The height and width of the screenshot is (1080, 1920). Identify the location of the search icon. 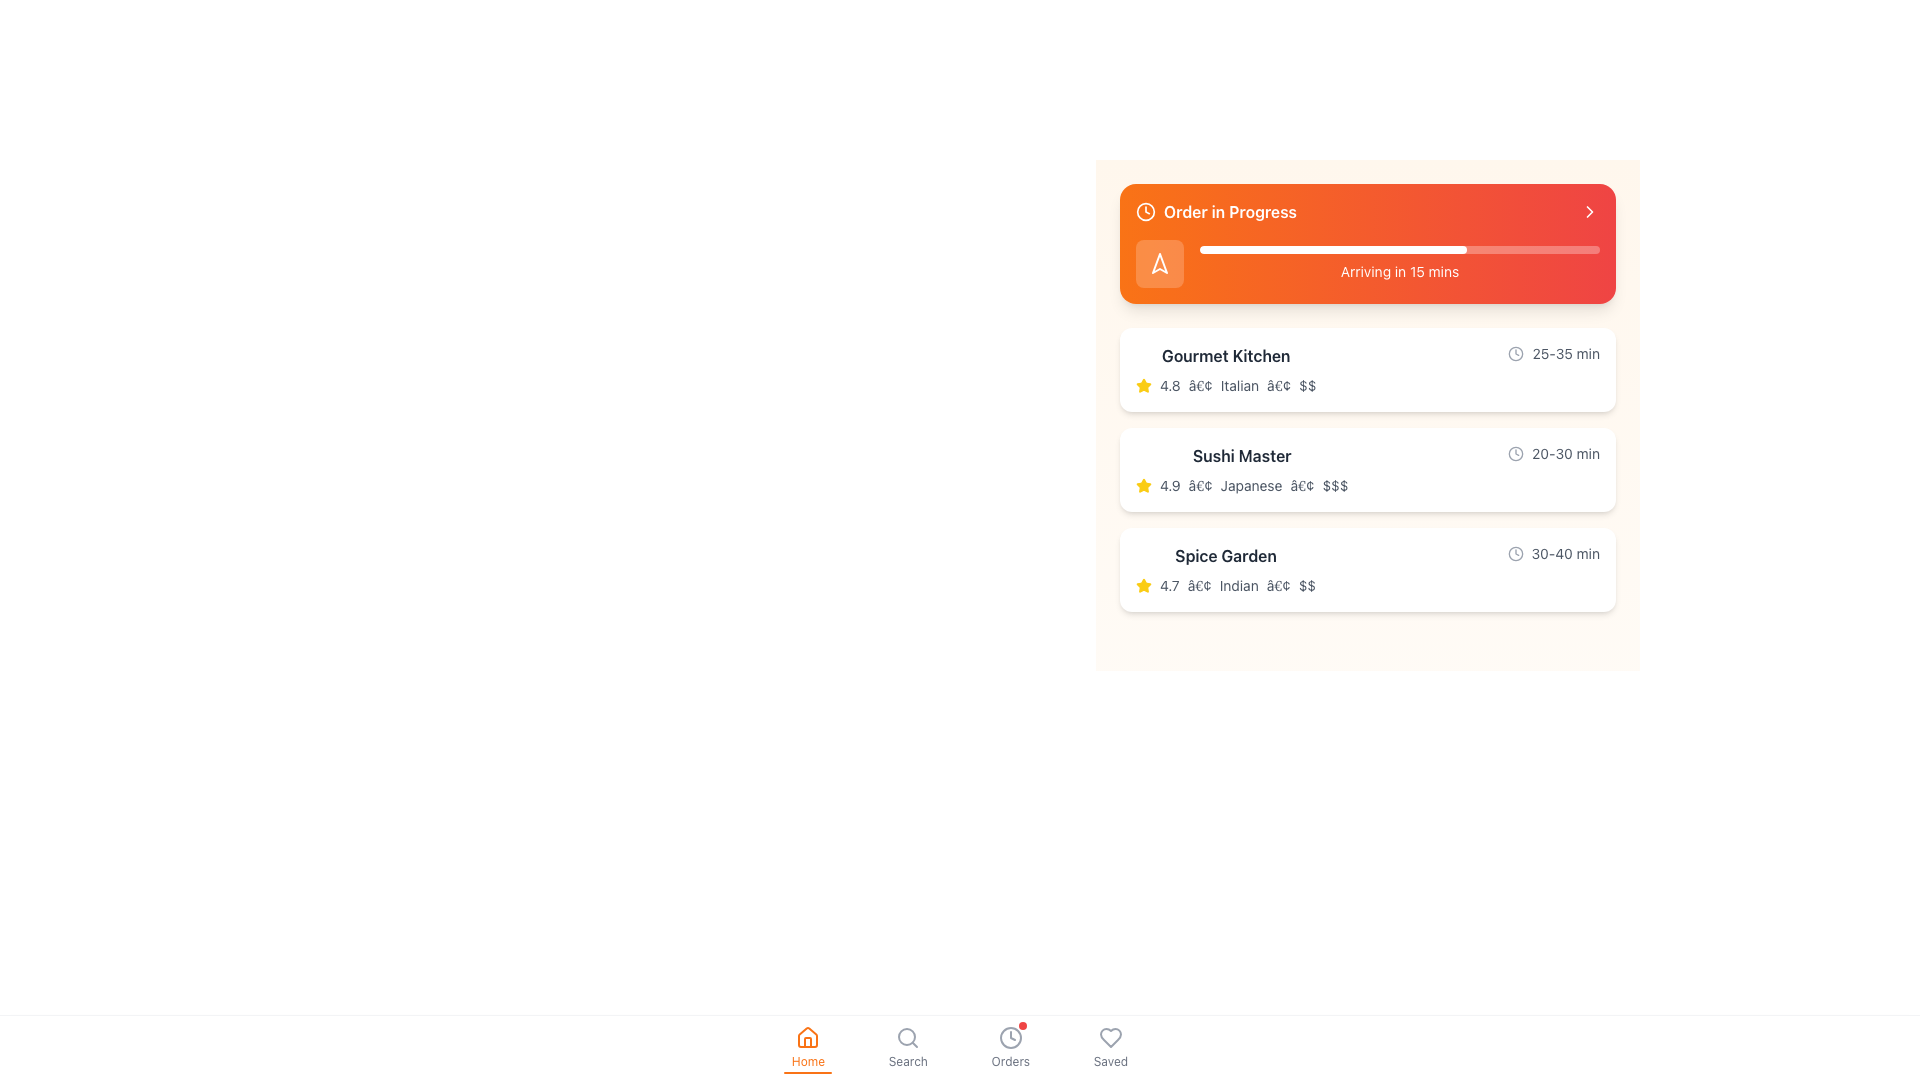
(906, 1036).